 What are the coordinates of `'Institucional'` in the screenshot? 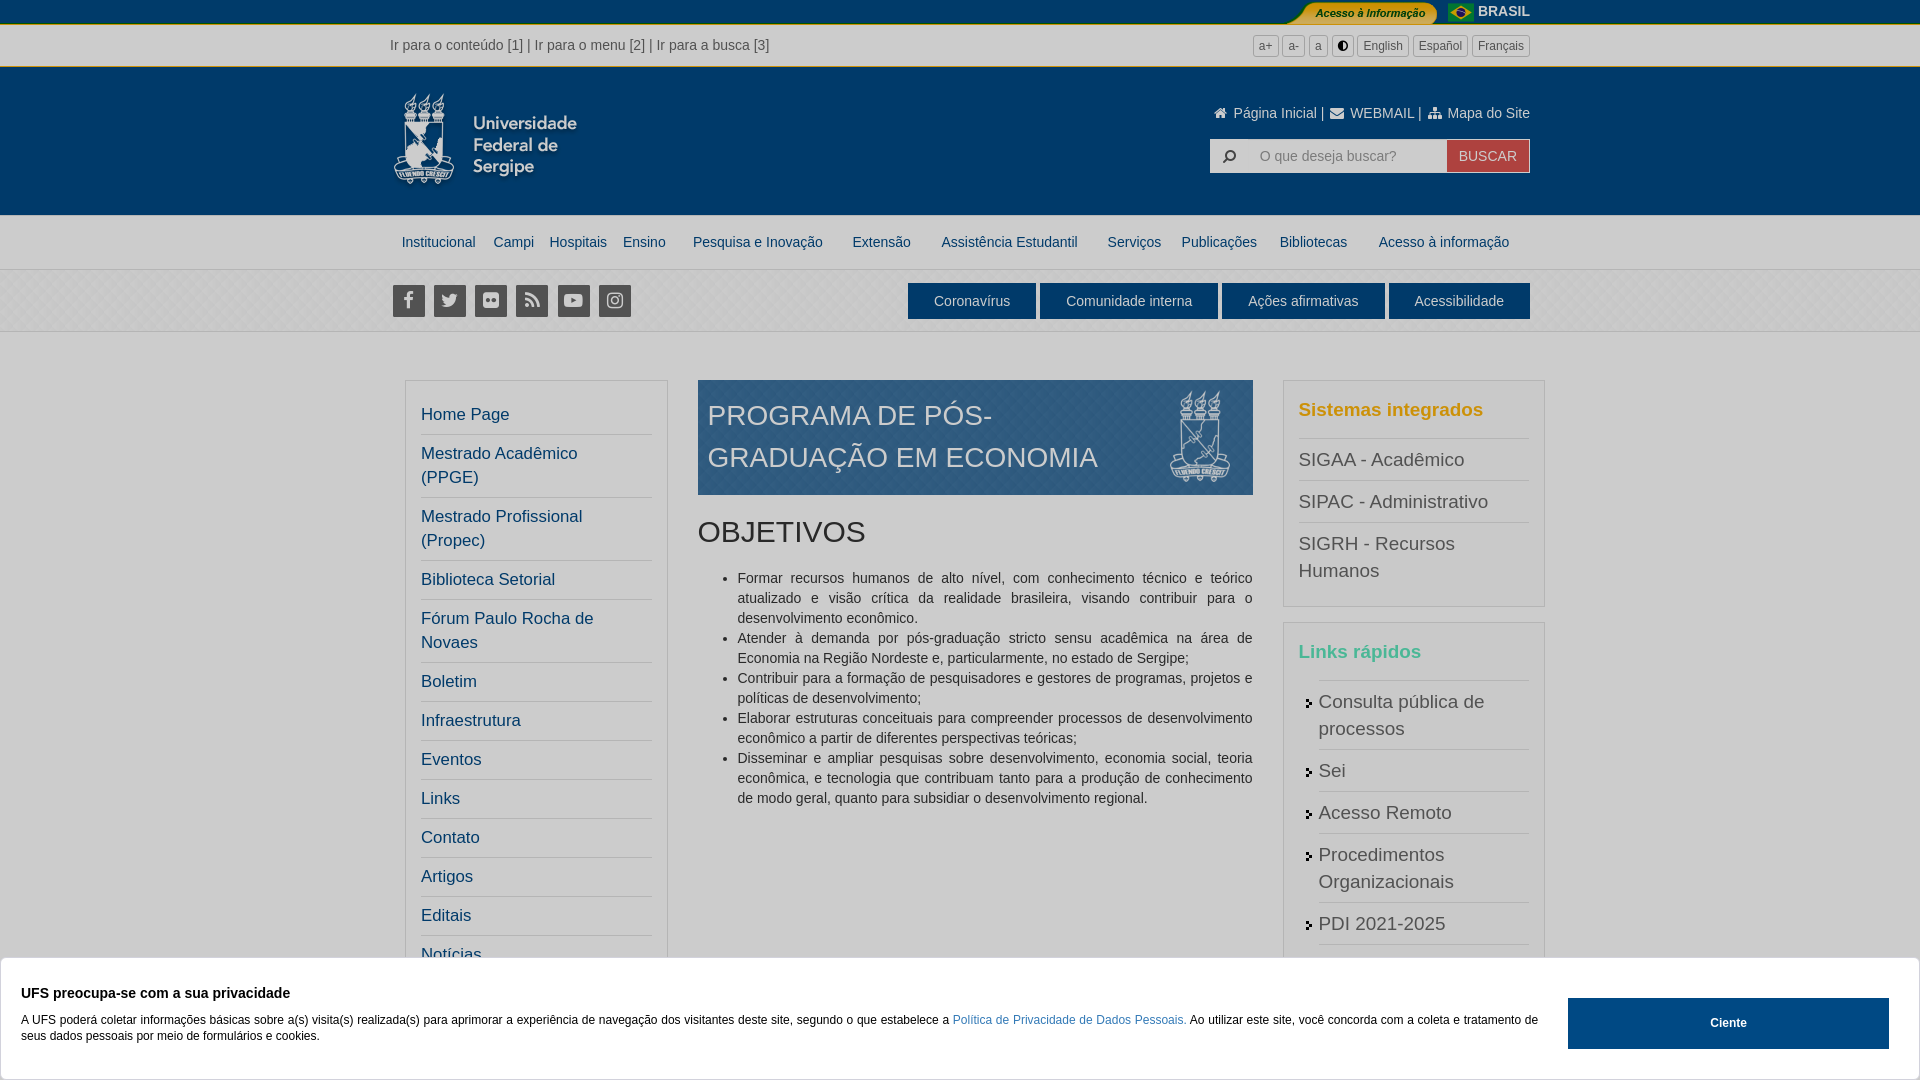 It's located at (437, 241).